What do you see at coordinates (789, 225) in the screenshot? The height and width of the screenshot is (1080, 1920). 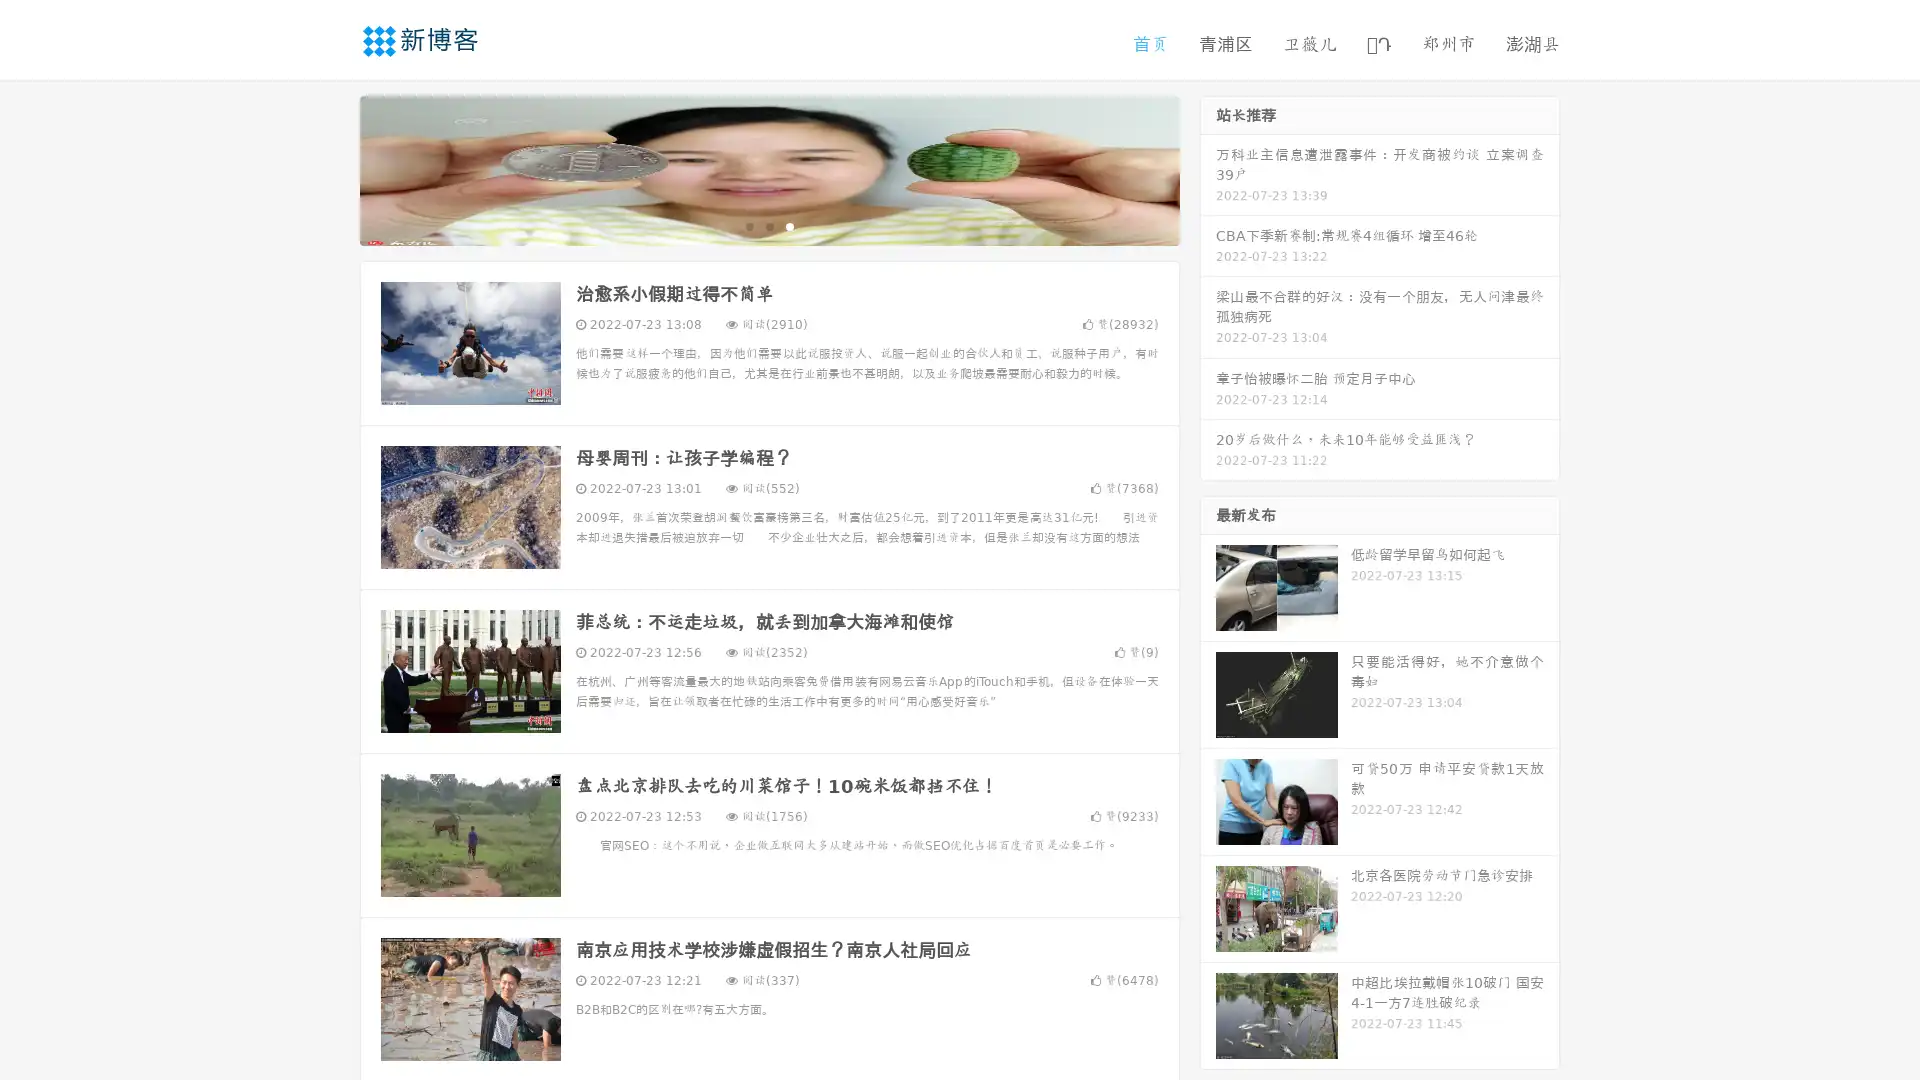 I see `Go to slide 3` at bounding box center [789, 225].